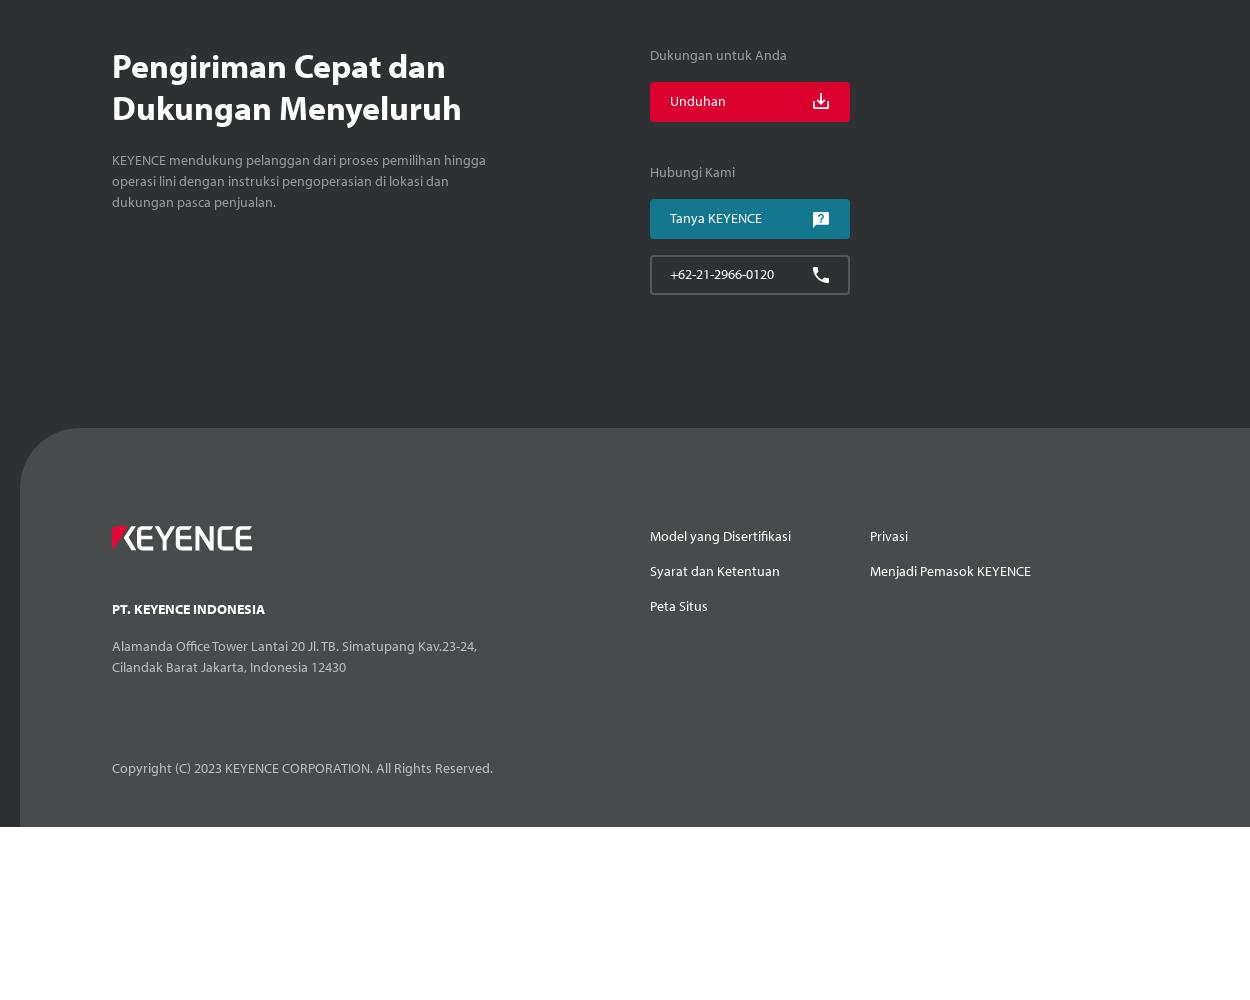 The width and height of the screenshot is (1250, 1000). I want to click on 'Copyright (C) 2023 KEYENCE CORPORATION. All Rights Reserved.', so click(302, 768).